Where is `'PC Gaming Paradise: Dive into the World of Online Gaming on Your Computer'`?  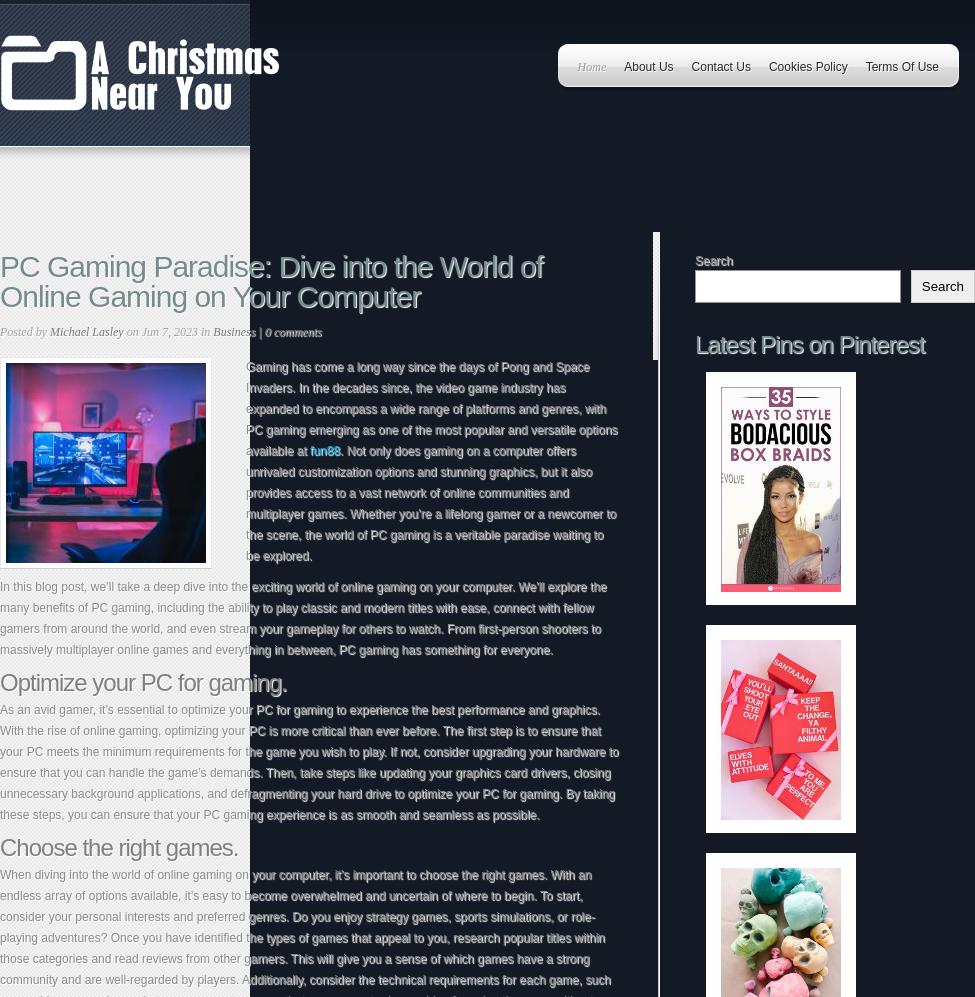 'PC Gaming Paradise: Dive into the World of Online Gaming on Your Computer' is located at coordinates (270, 281).